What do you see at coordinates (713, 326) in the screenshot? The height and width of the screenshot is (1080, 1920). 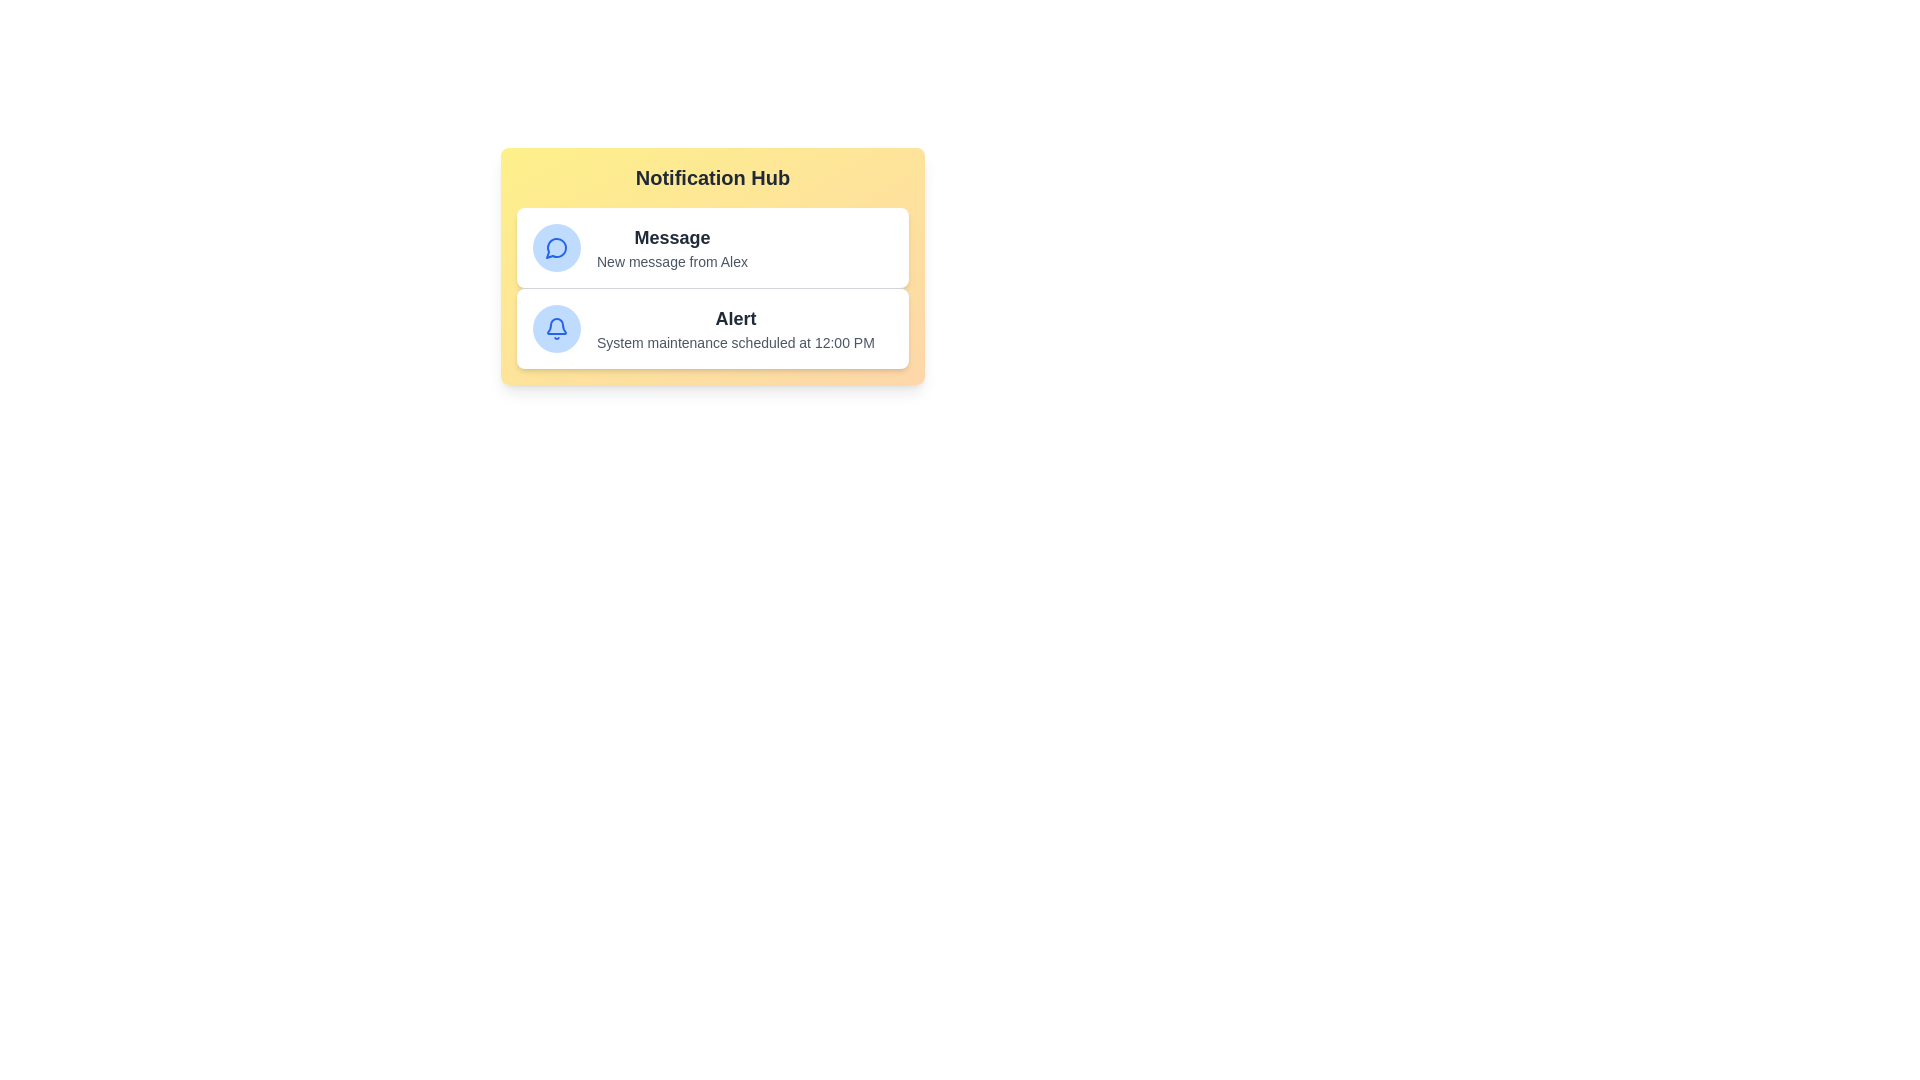 I see `the notification item Alert` at bounding box center [713, 326].